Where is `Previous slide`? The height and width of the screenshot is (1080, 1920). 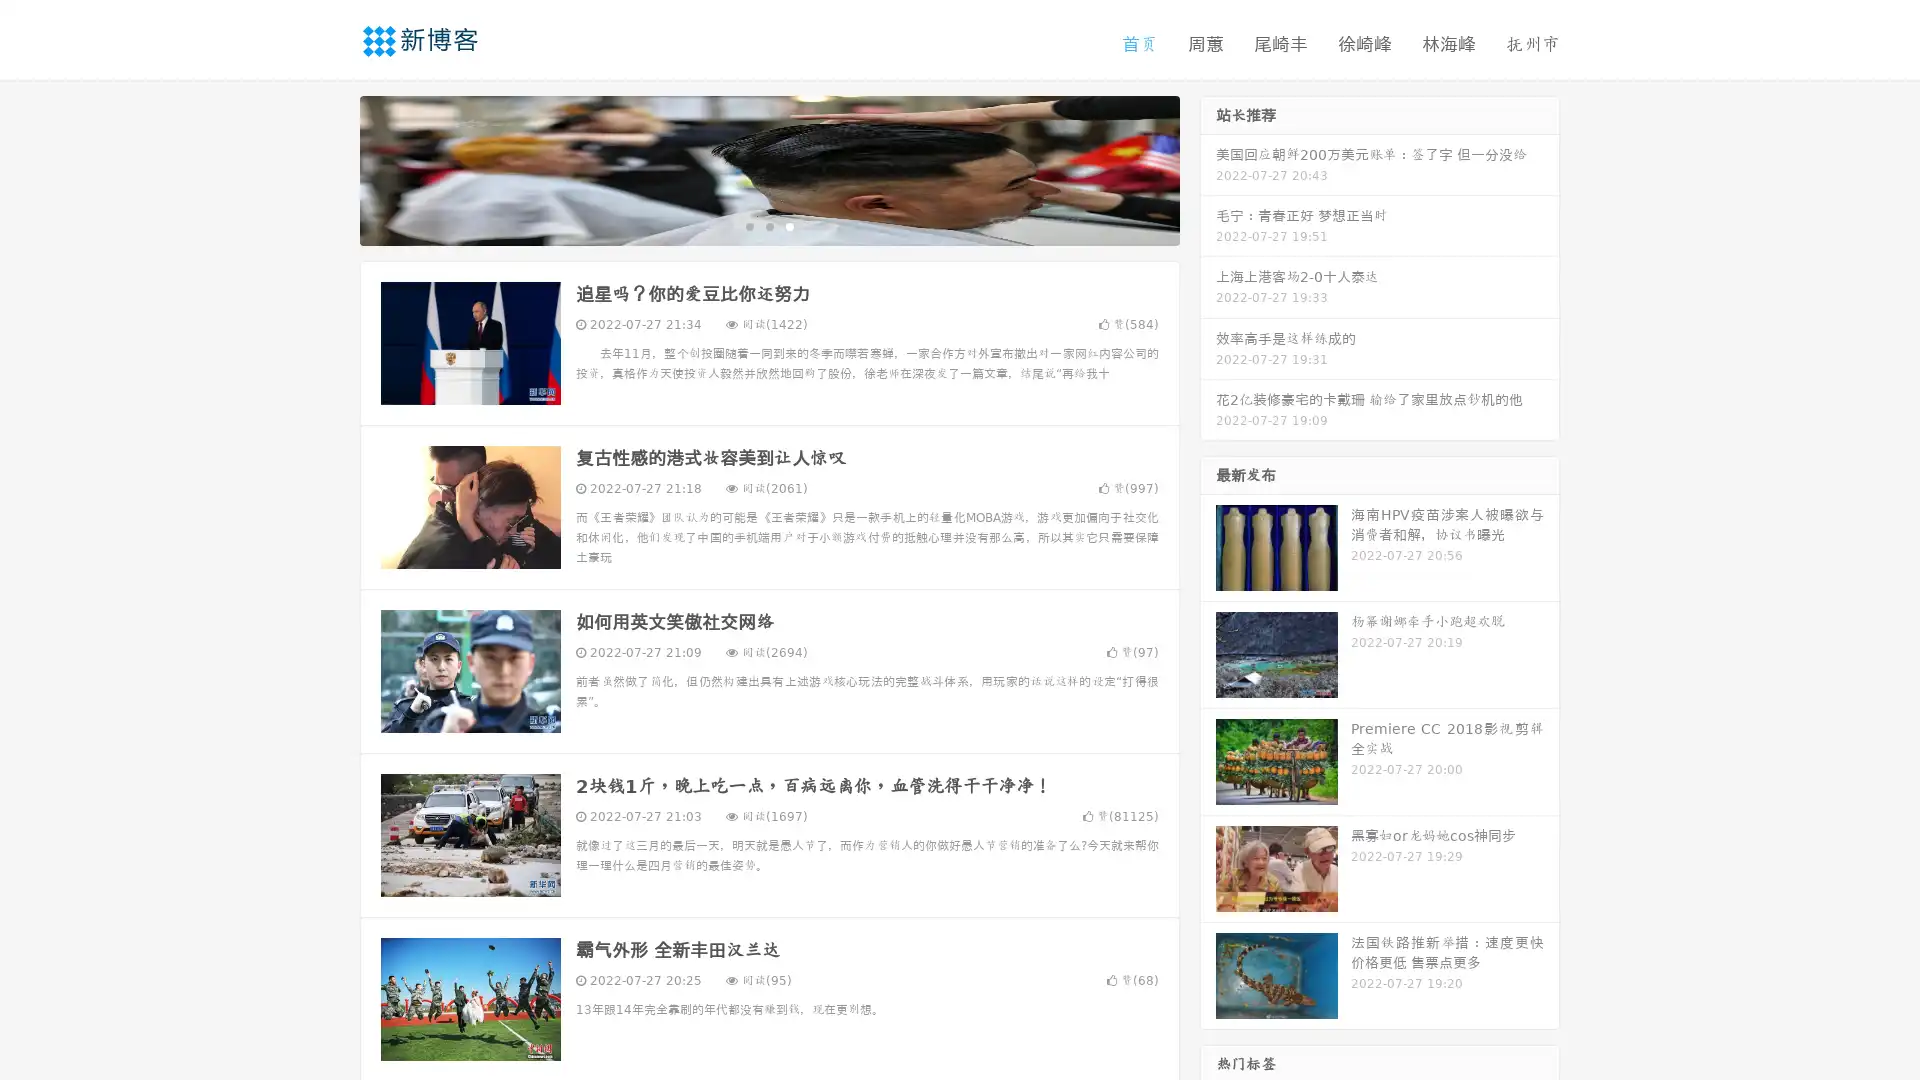
Previous slide is located at coordinates (330, 168).